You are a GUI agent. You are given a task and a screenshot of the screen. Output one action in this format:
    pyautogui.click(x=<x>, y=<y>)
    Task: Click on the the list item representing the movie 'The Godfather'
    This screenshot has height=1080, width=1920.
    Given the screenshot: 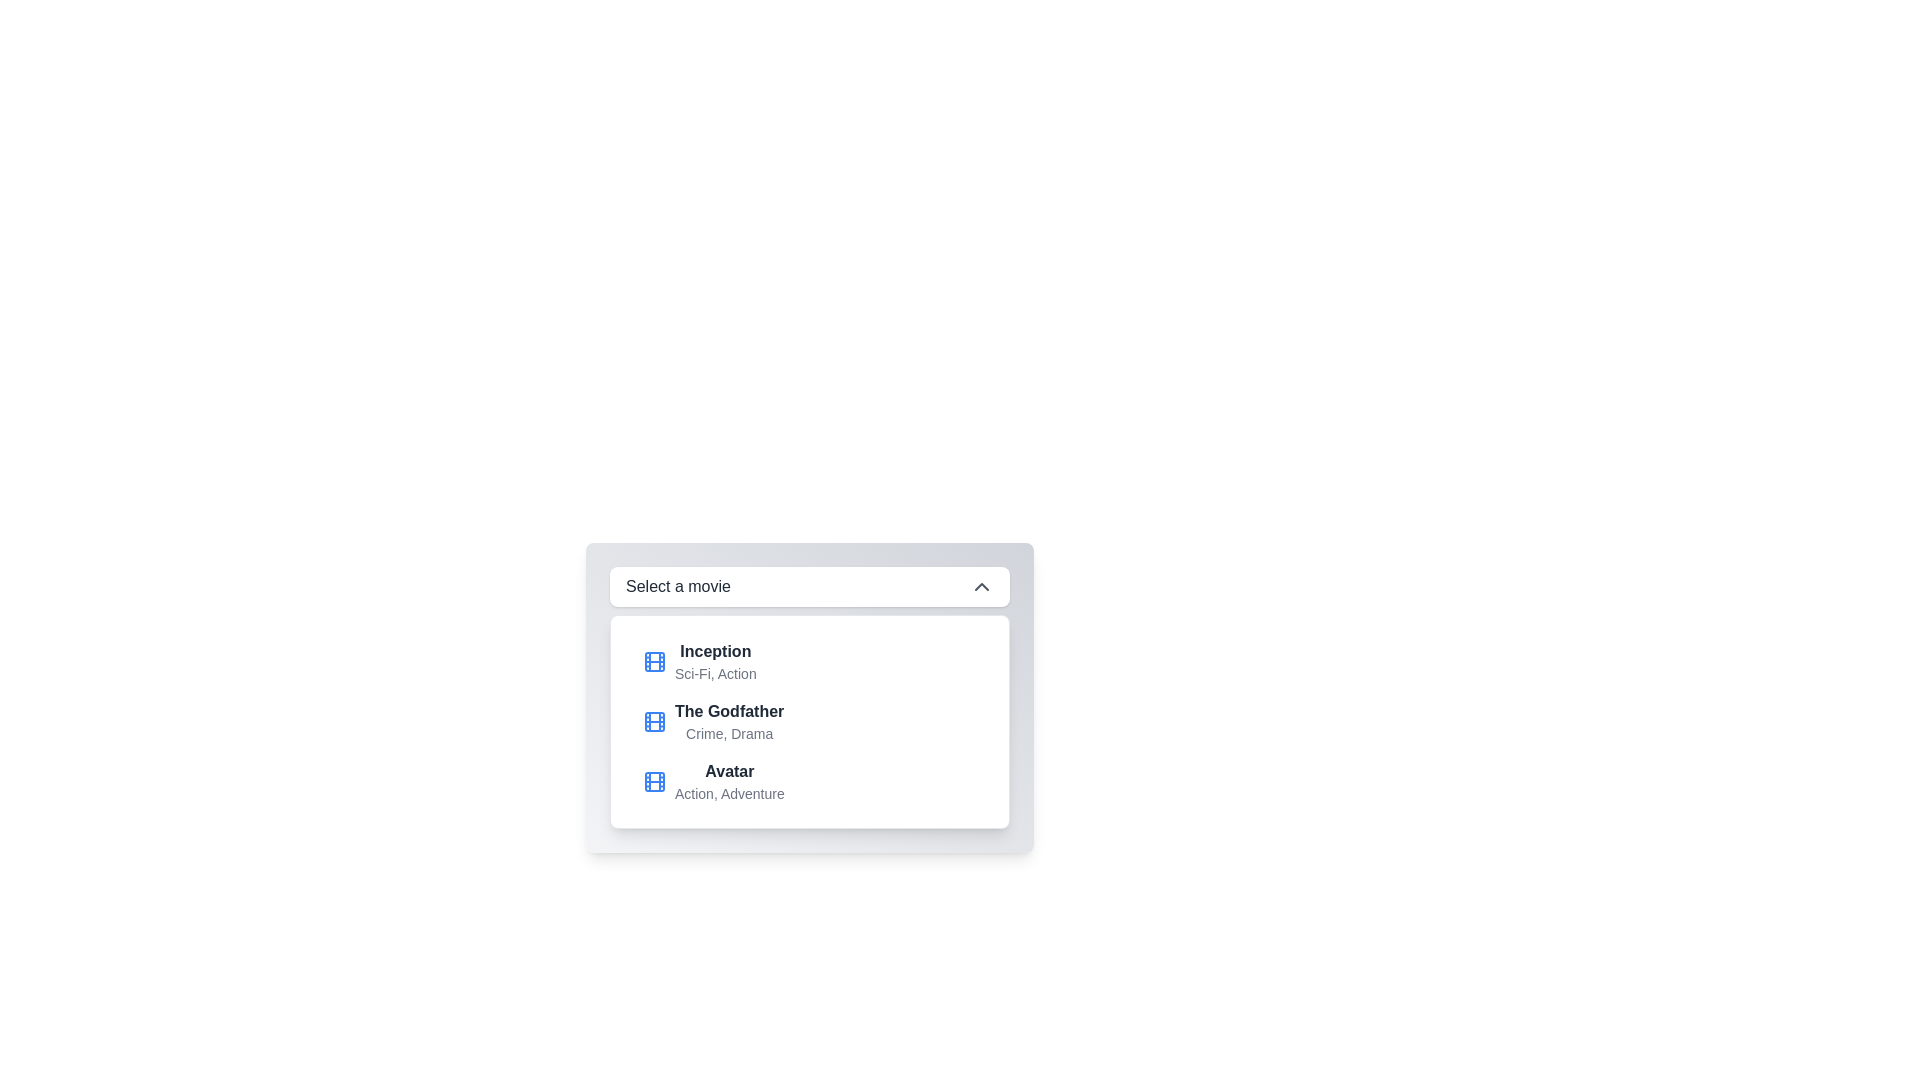 What is the action you would take?
    pyautogui.click(x=810, y=721)
    